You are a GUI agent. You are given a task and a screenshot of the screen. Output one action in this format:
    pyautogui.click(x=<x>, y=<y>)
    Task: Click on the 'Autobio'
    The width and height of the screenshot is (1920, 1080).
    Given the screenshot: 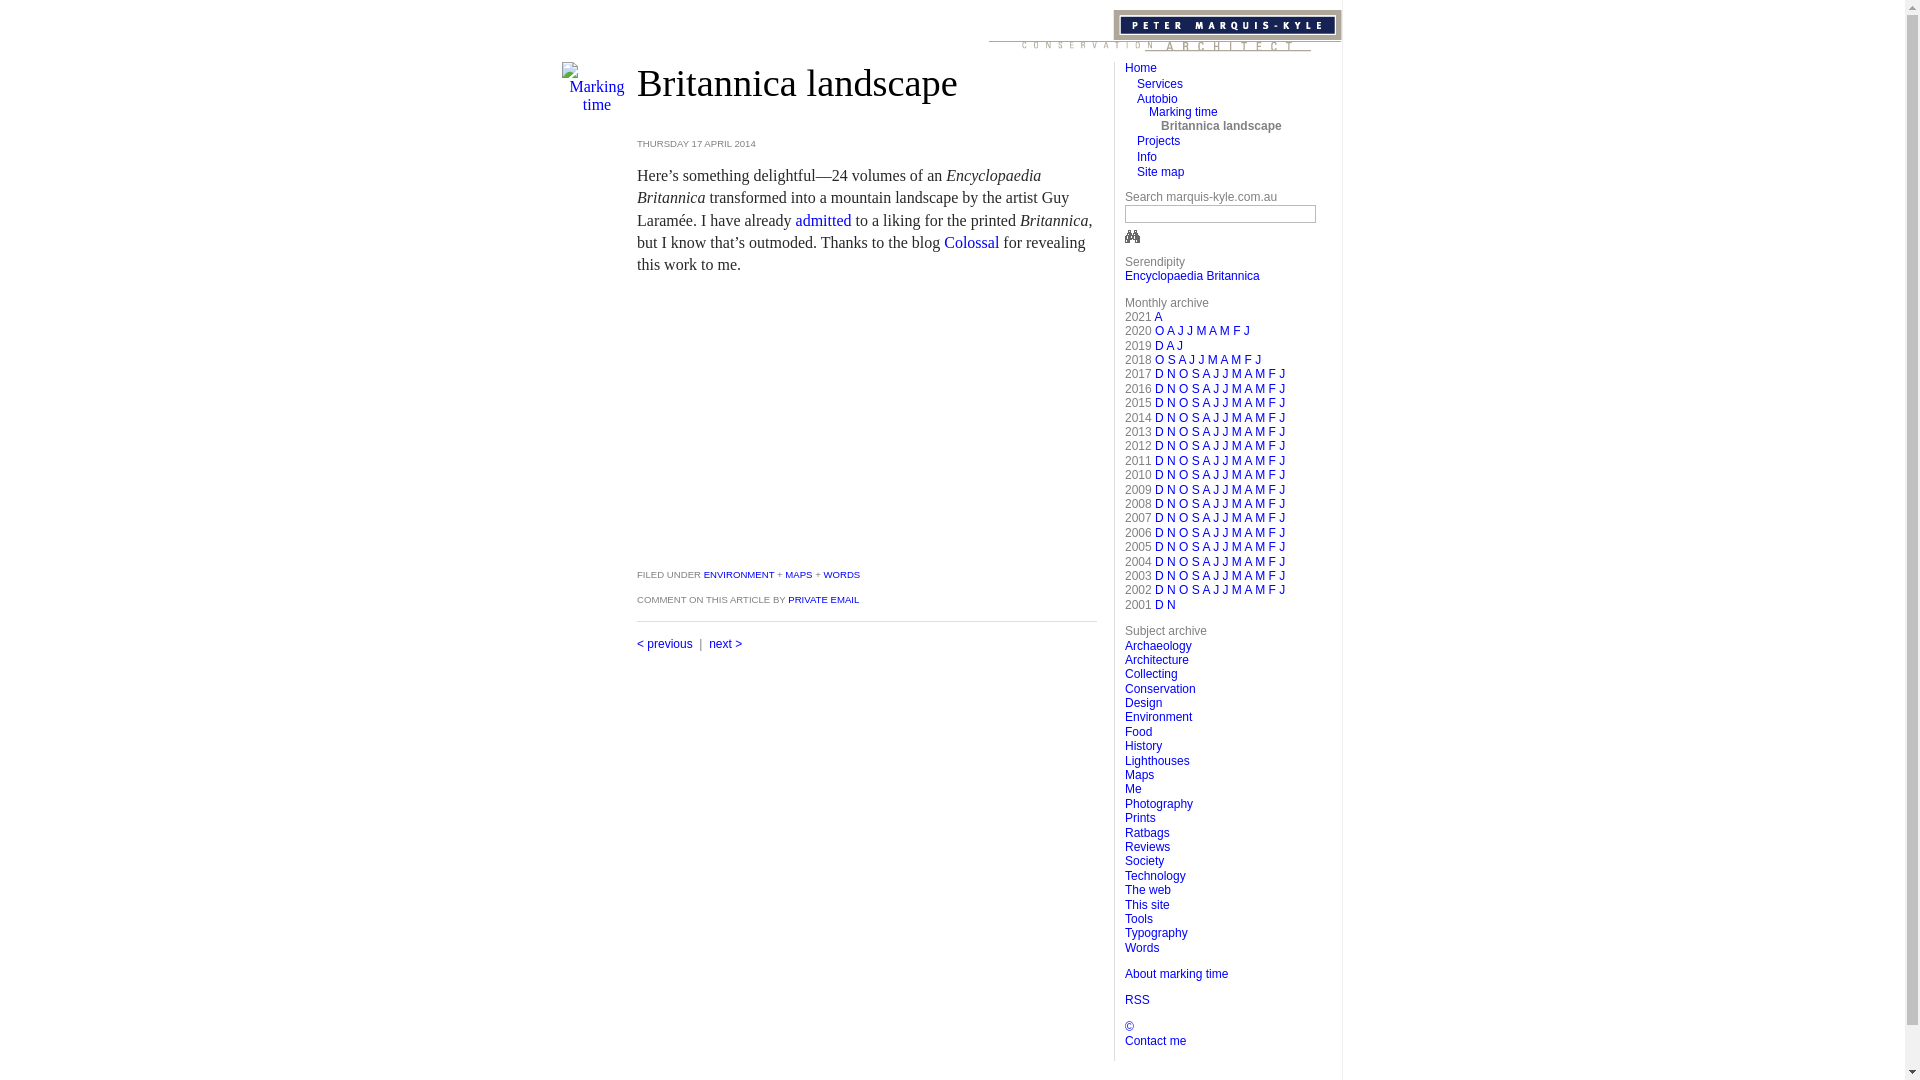 What is the action you would take?
    pyautogui.click(x=1157, y=99)
    